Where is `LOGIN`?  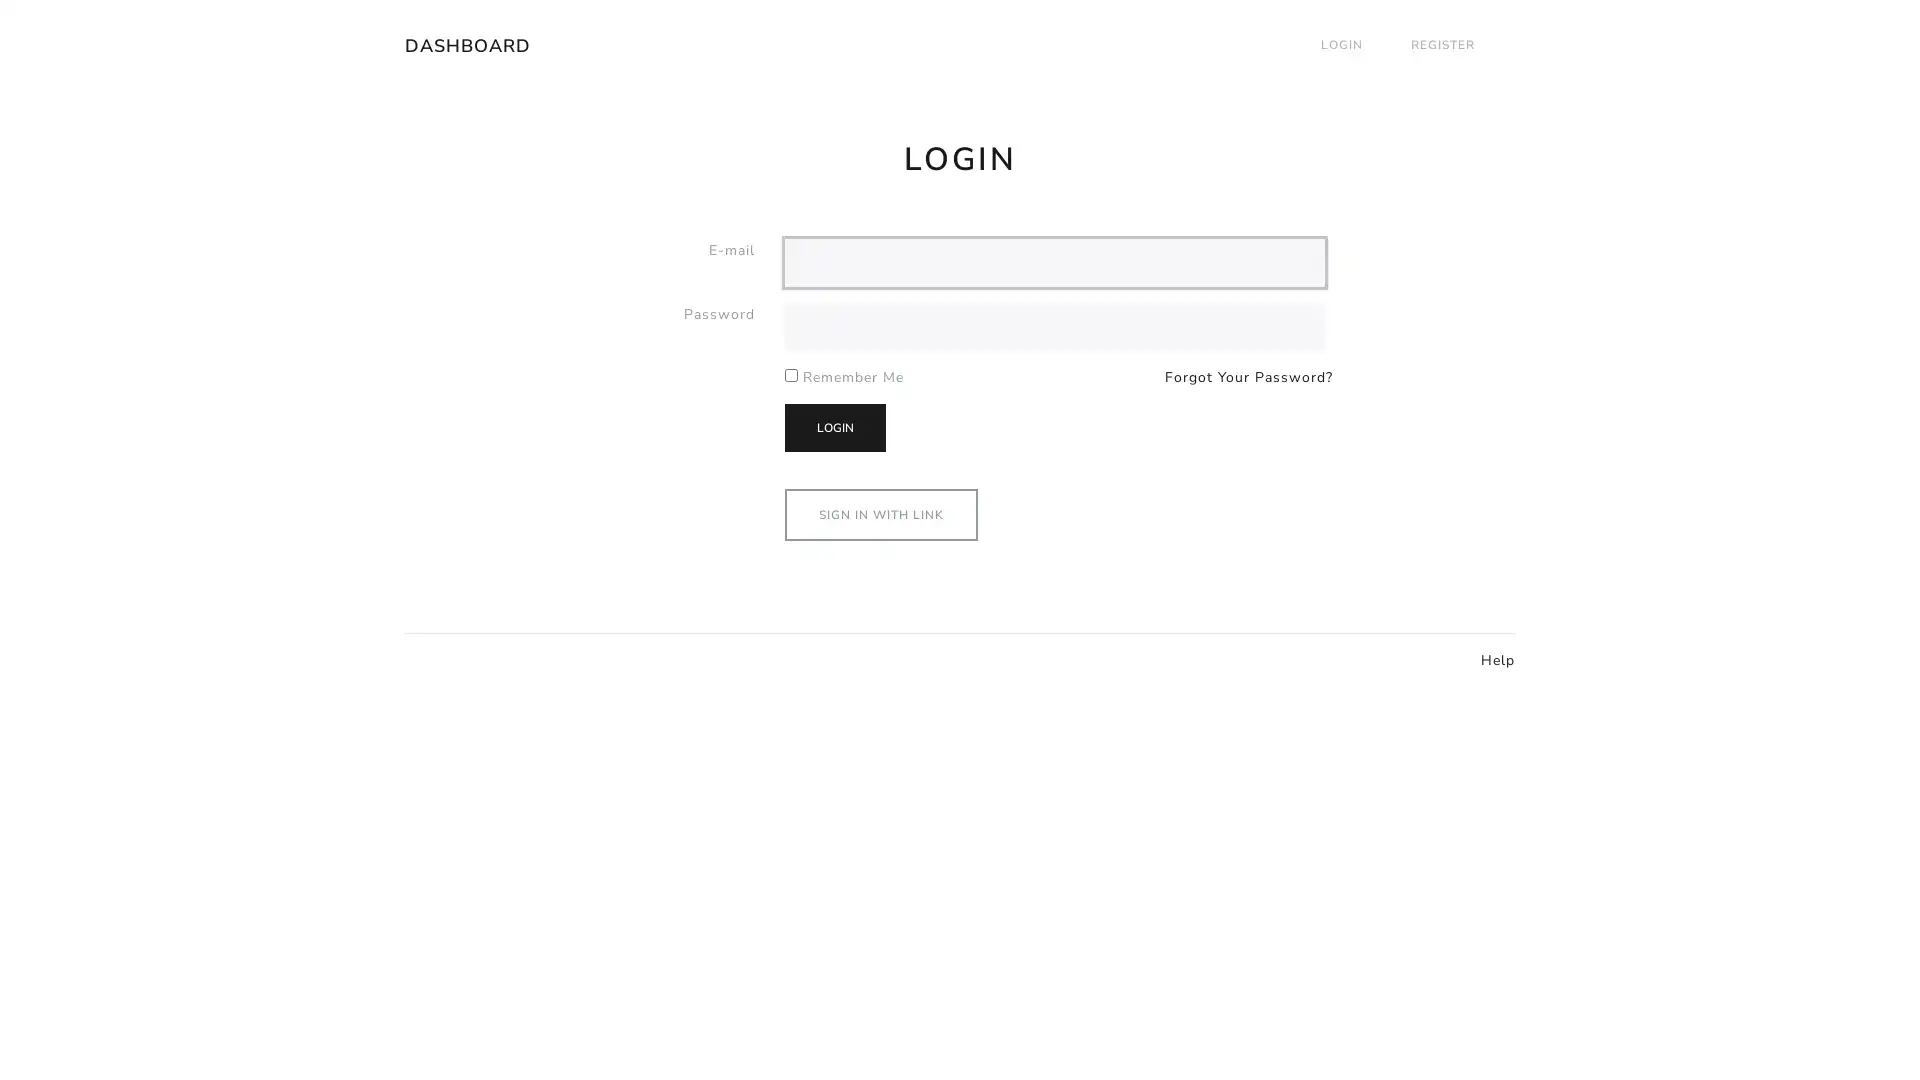 LOGIN is located at coordinates (835, 426).